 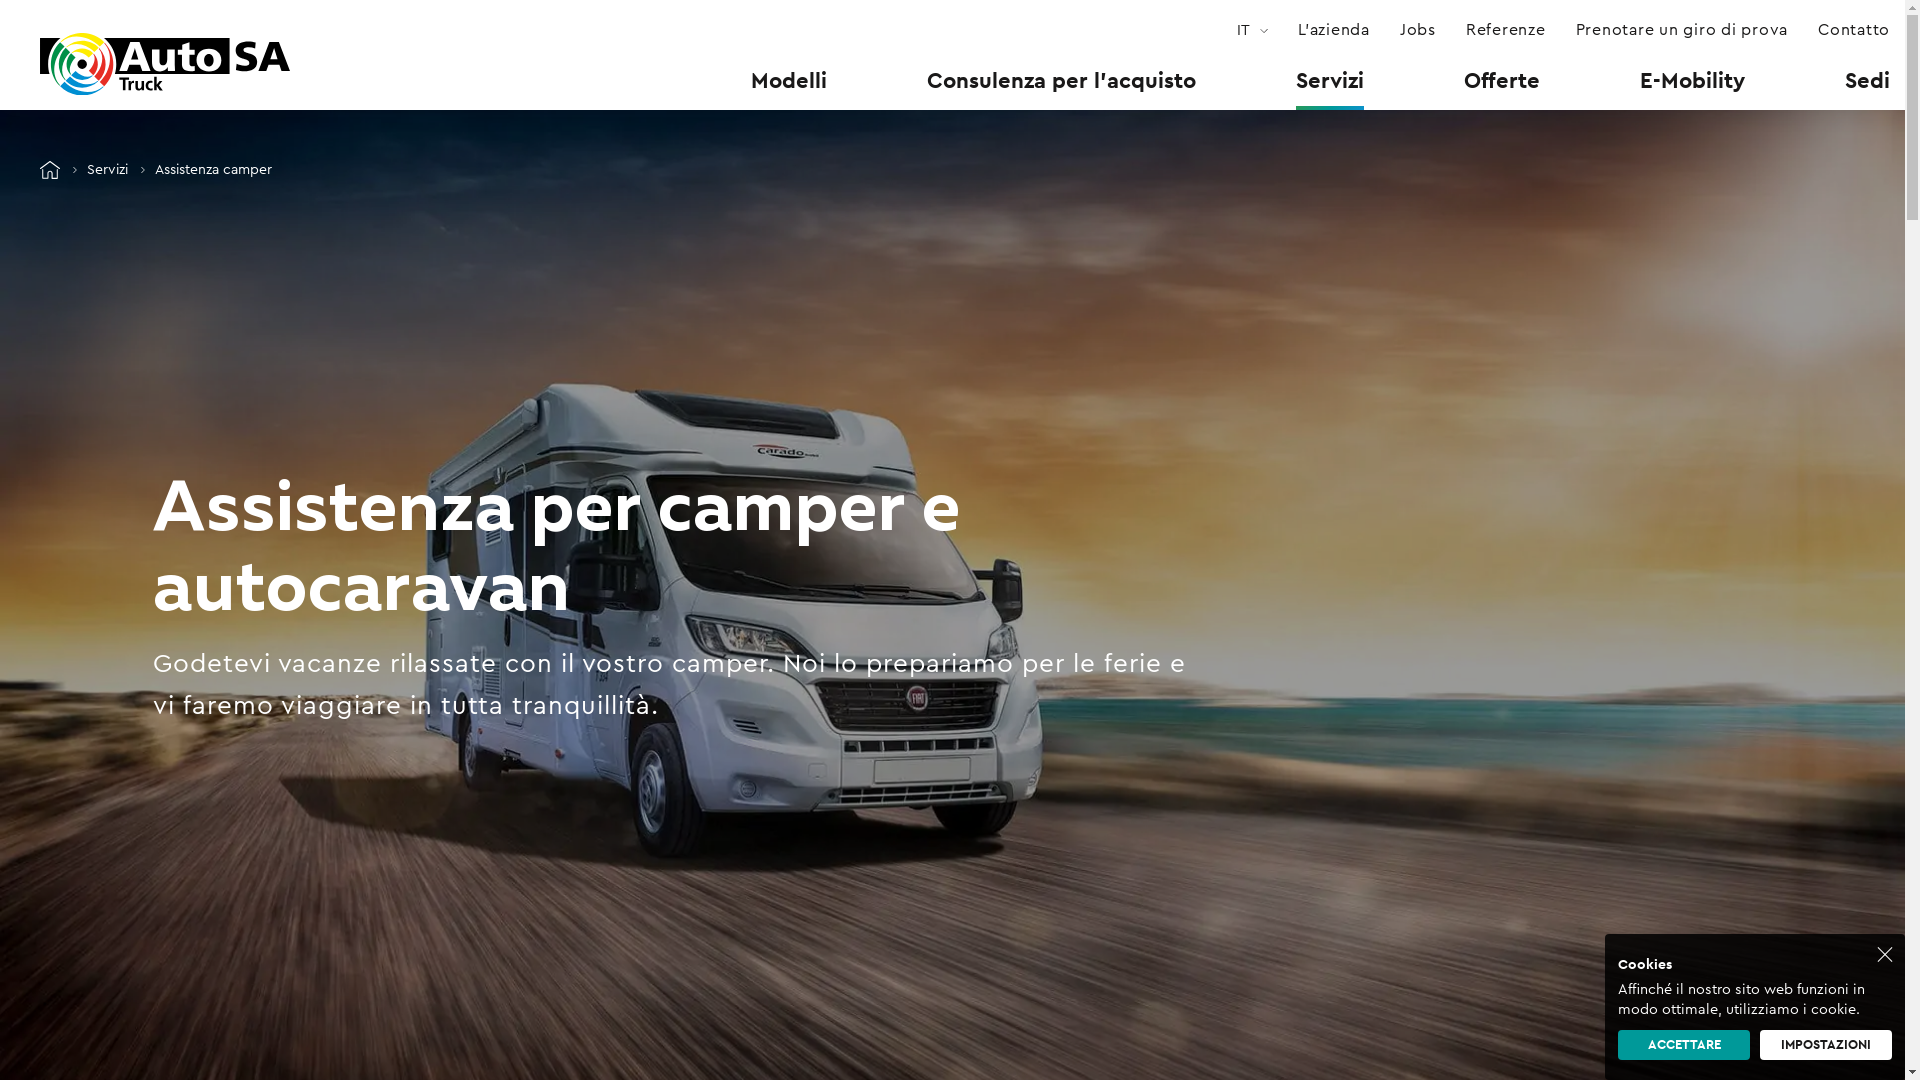 I want to click on 'IMPOSTAZIONI', so click(x=1825, y=1044).